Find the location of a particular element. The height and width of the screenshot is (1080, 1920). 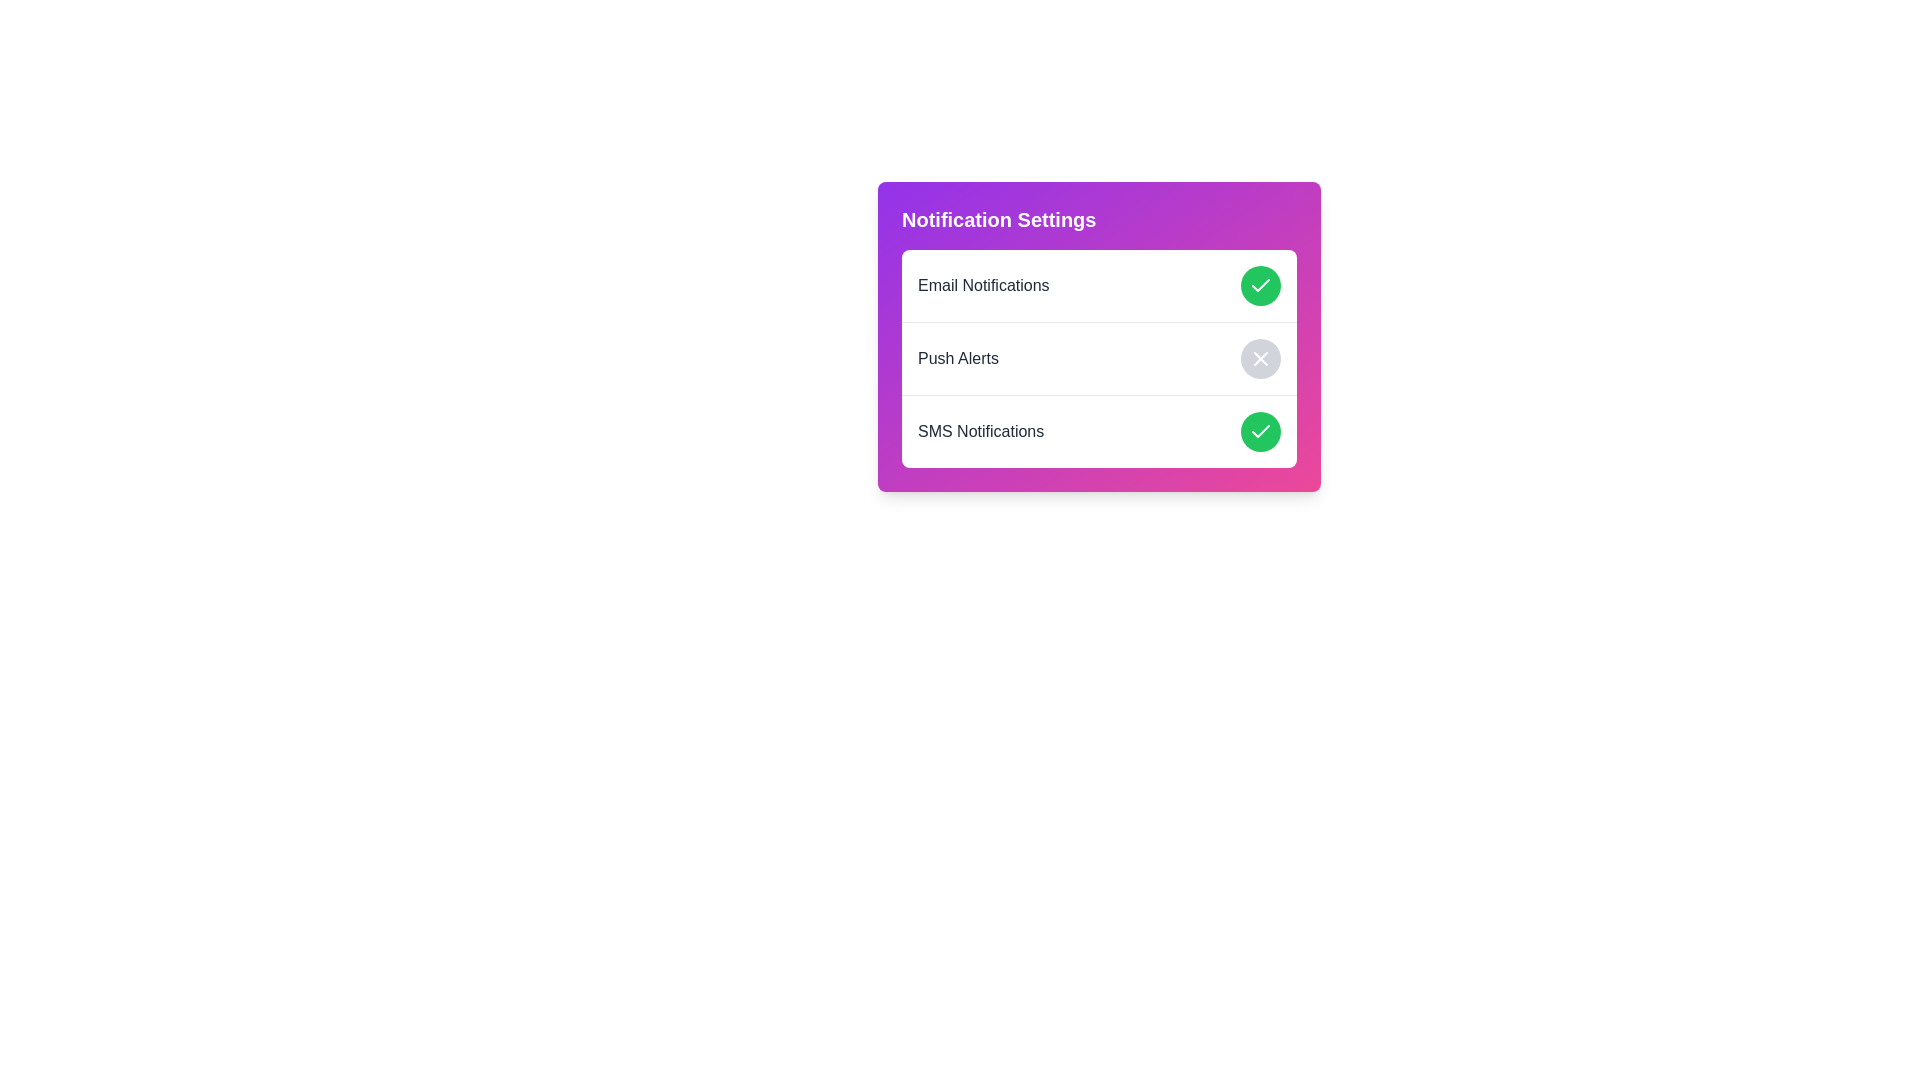

the 'Notification Settings' text label, which is styled with a bold font and white color, located at the top-center of the purple gradient header is located at coordinates (999, 219).